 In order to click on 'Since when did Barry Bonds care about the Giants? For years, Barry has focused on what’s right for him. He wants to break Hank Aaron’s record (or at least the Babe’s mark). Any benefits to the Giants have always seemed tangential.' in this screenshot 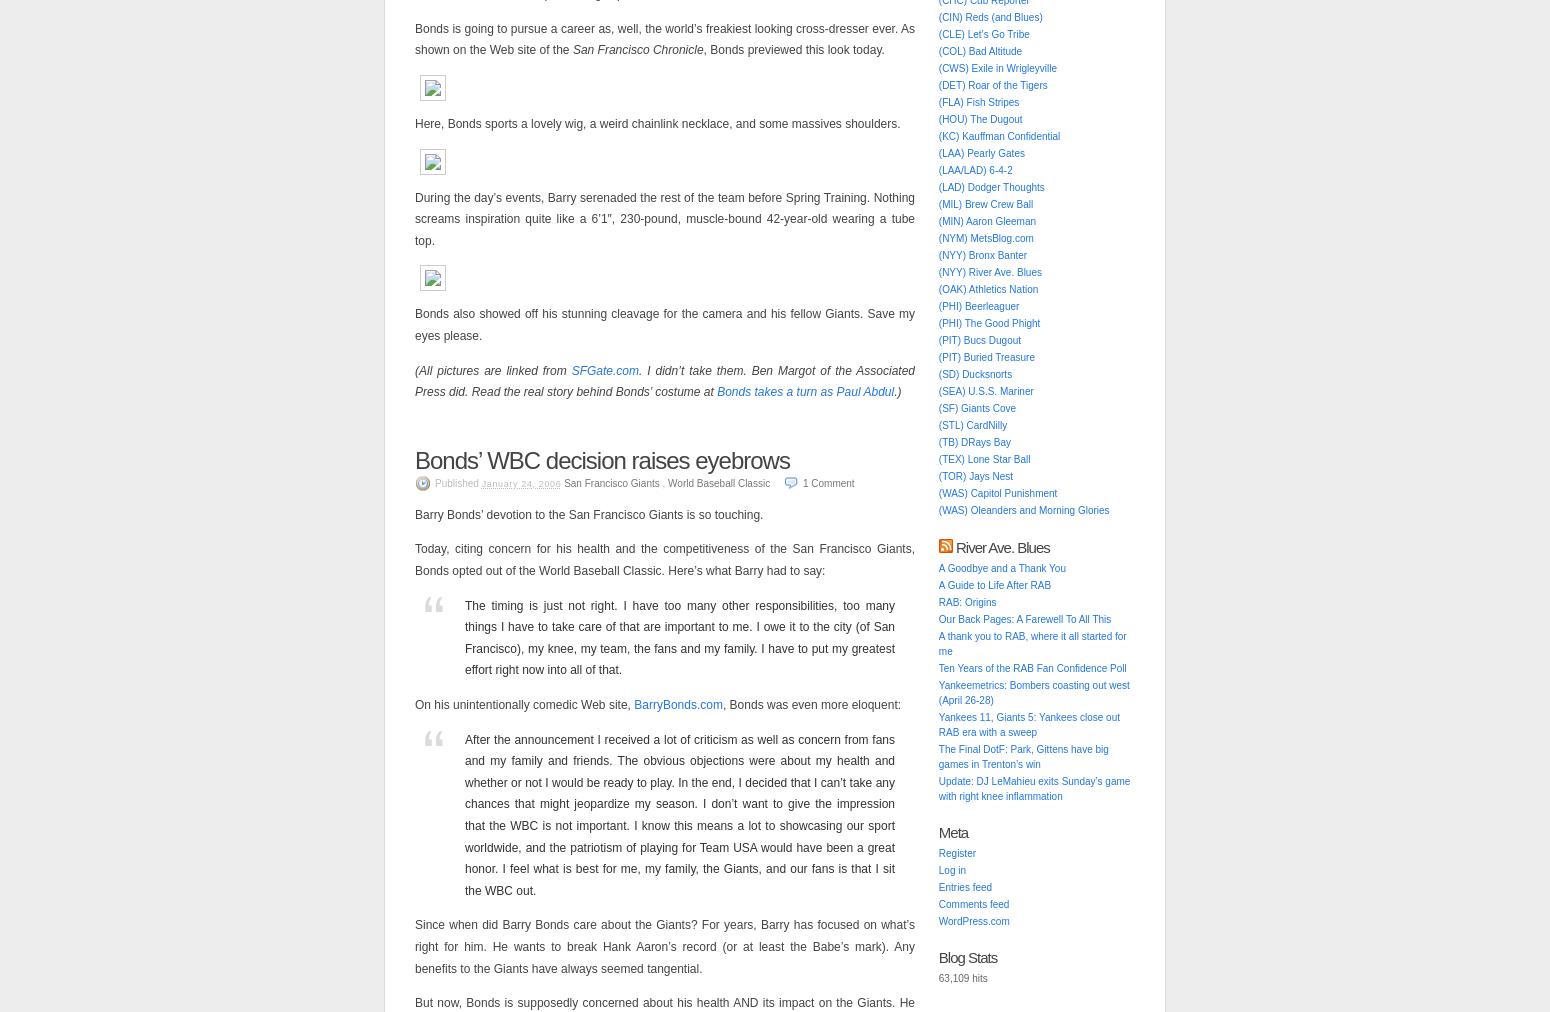, I will do `click(663, 946)`.